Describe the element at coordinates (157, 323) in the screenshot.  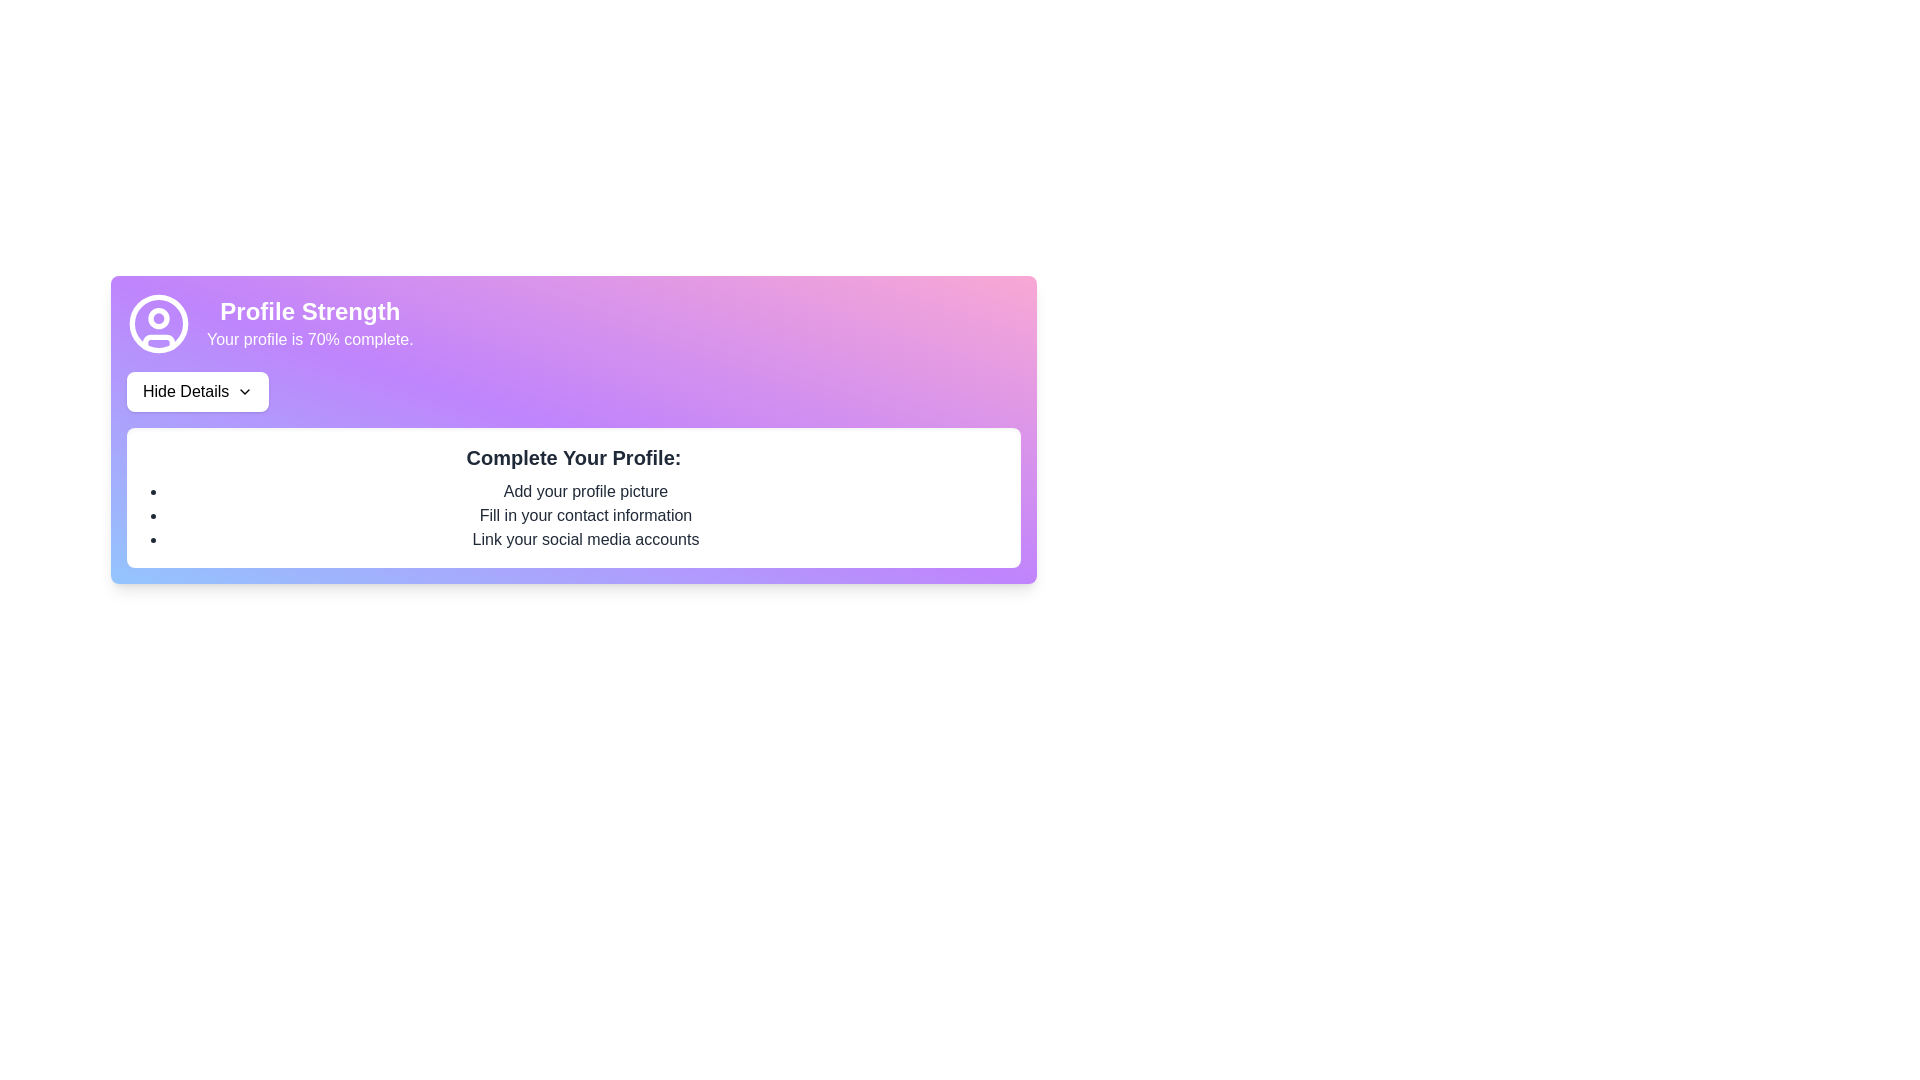
I see `the outer circular boundary of the user profile icon, which is centered in the profile section of the card, located above the 'Profile Strength' text and to the left of the progress information text` at that location.